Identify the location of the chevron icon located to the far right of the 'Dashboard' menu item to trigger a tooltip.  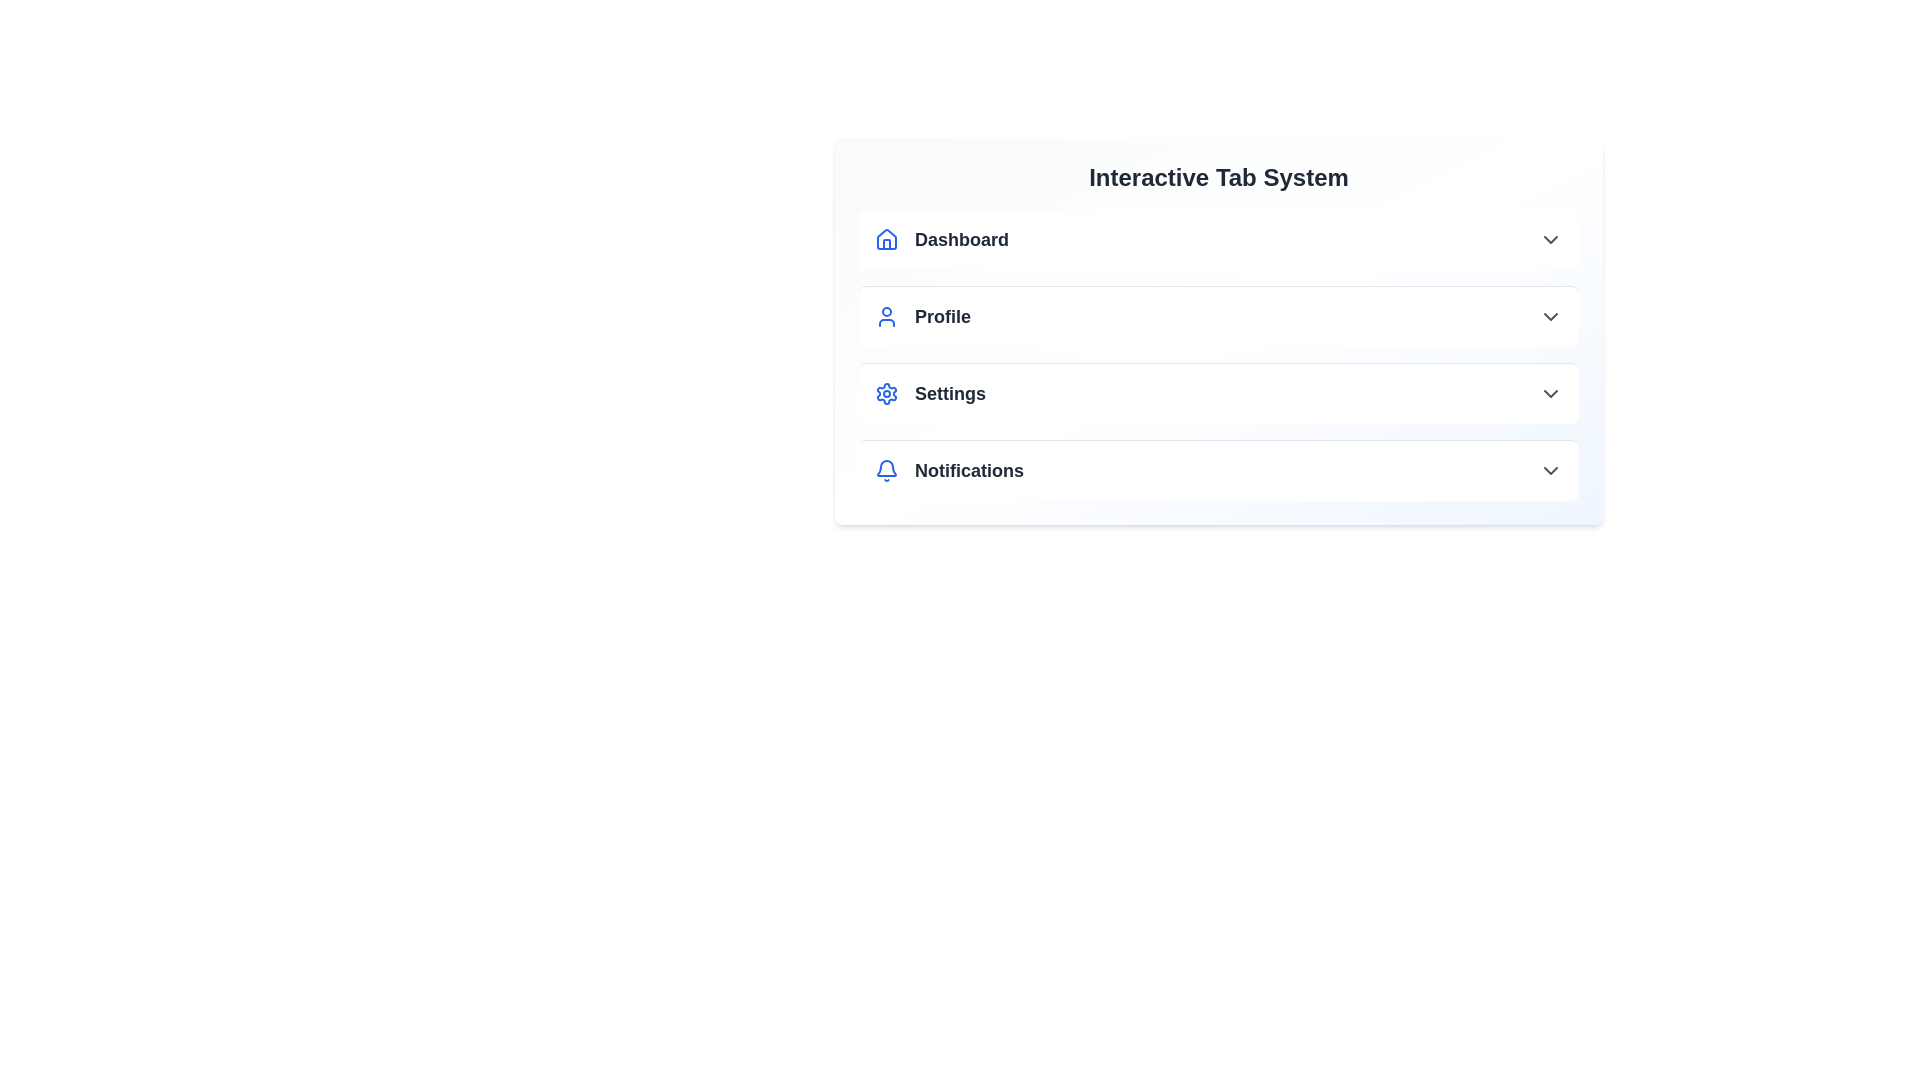
(1549, 238).